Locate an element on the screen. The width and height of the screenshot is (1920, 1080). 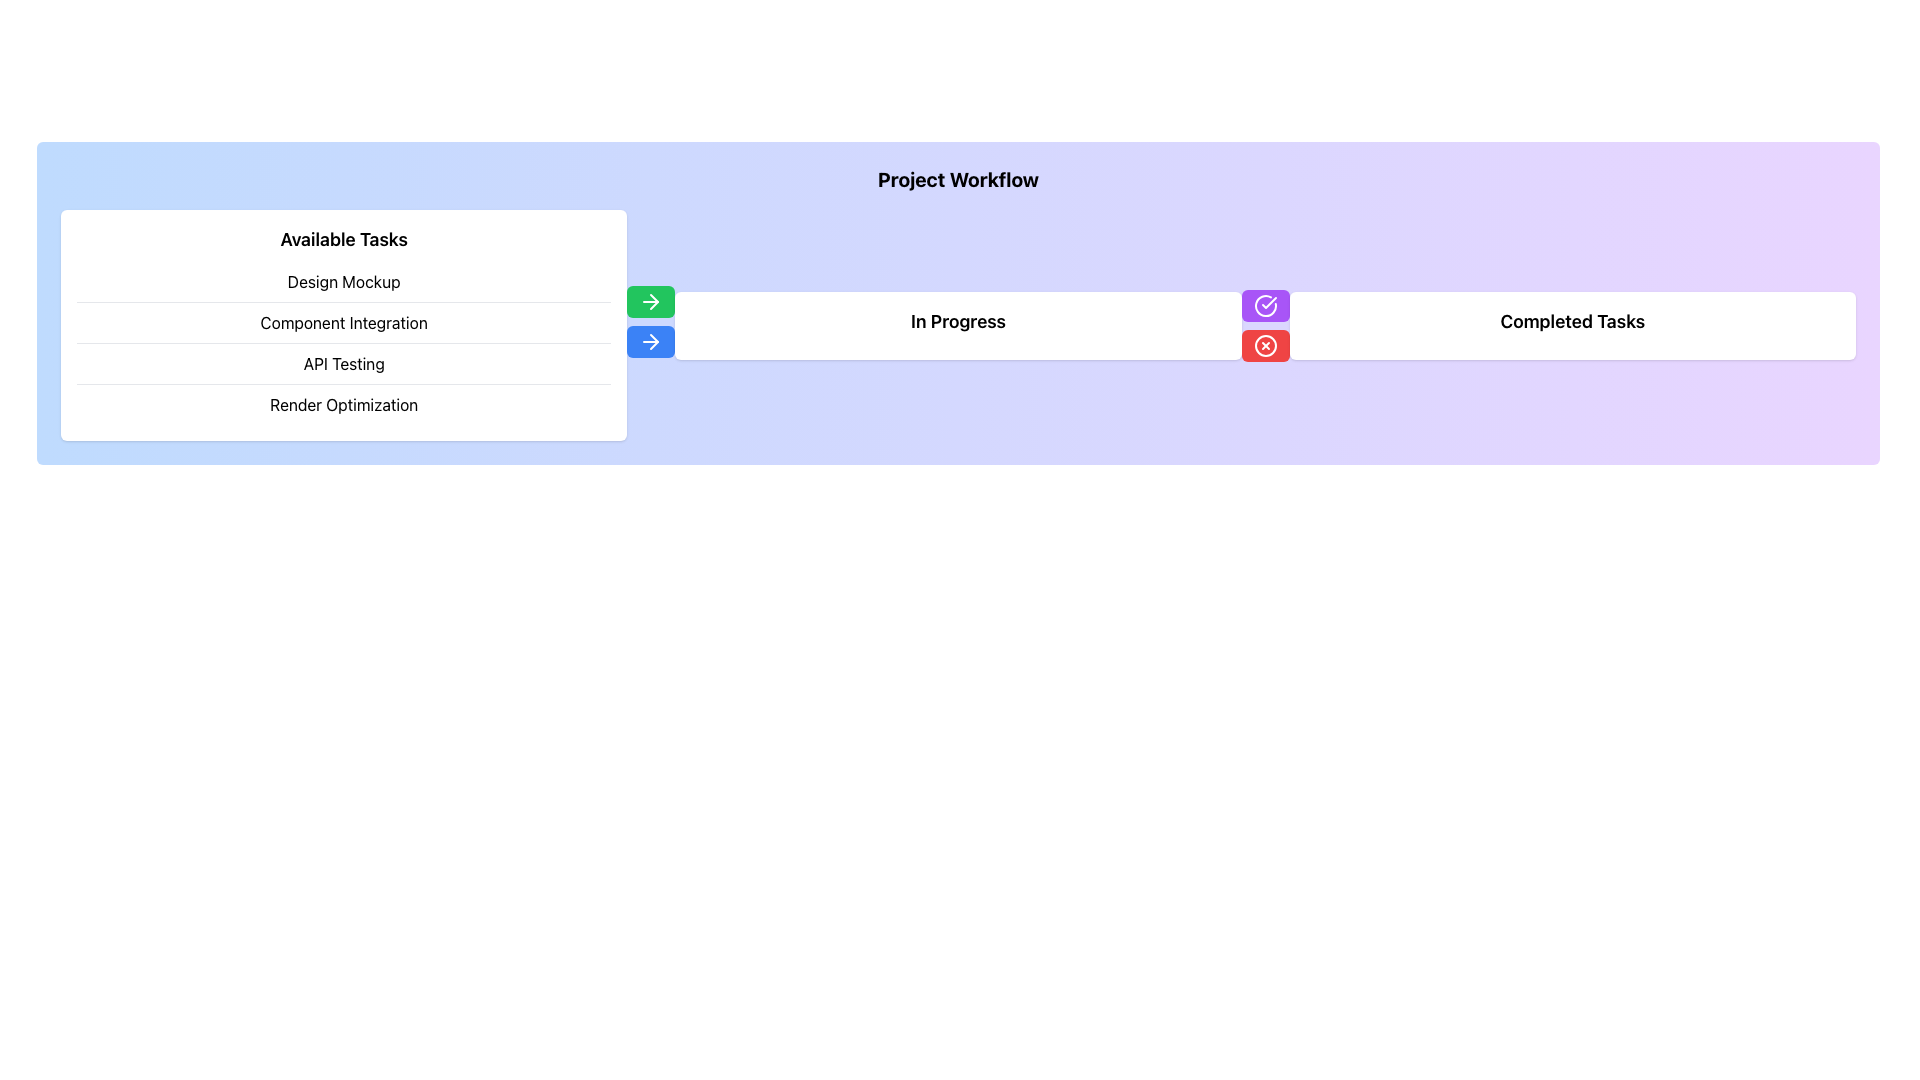
the composite control element containing the task completion and cancellation buttons is located at coordinates (1264, 324).